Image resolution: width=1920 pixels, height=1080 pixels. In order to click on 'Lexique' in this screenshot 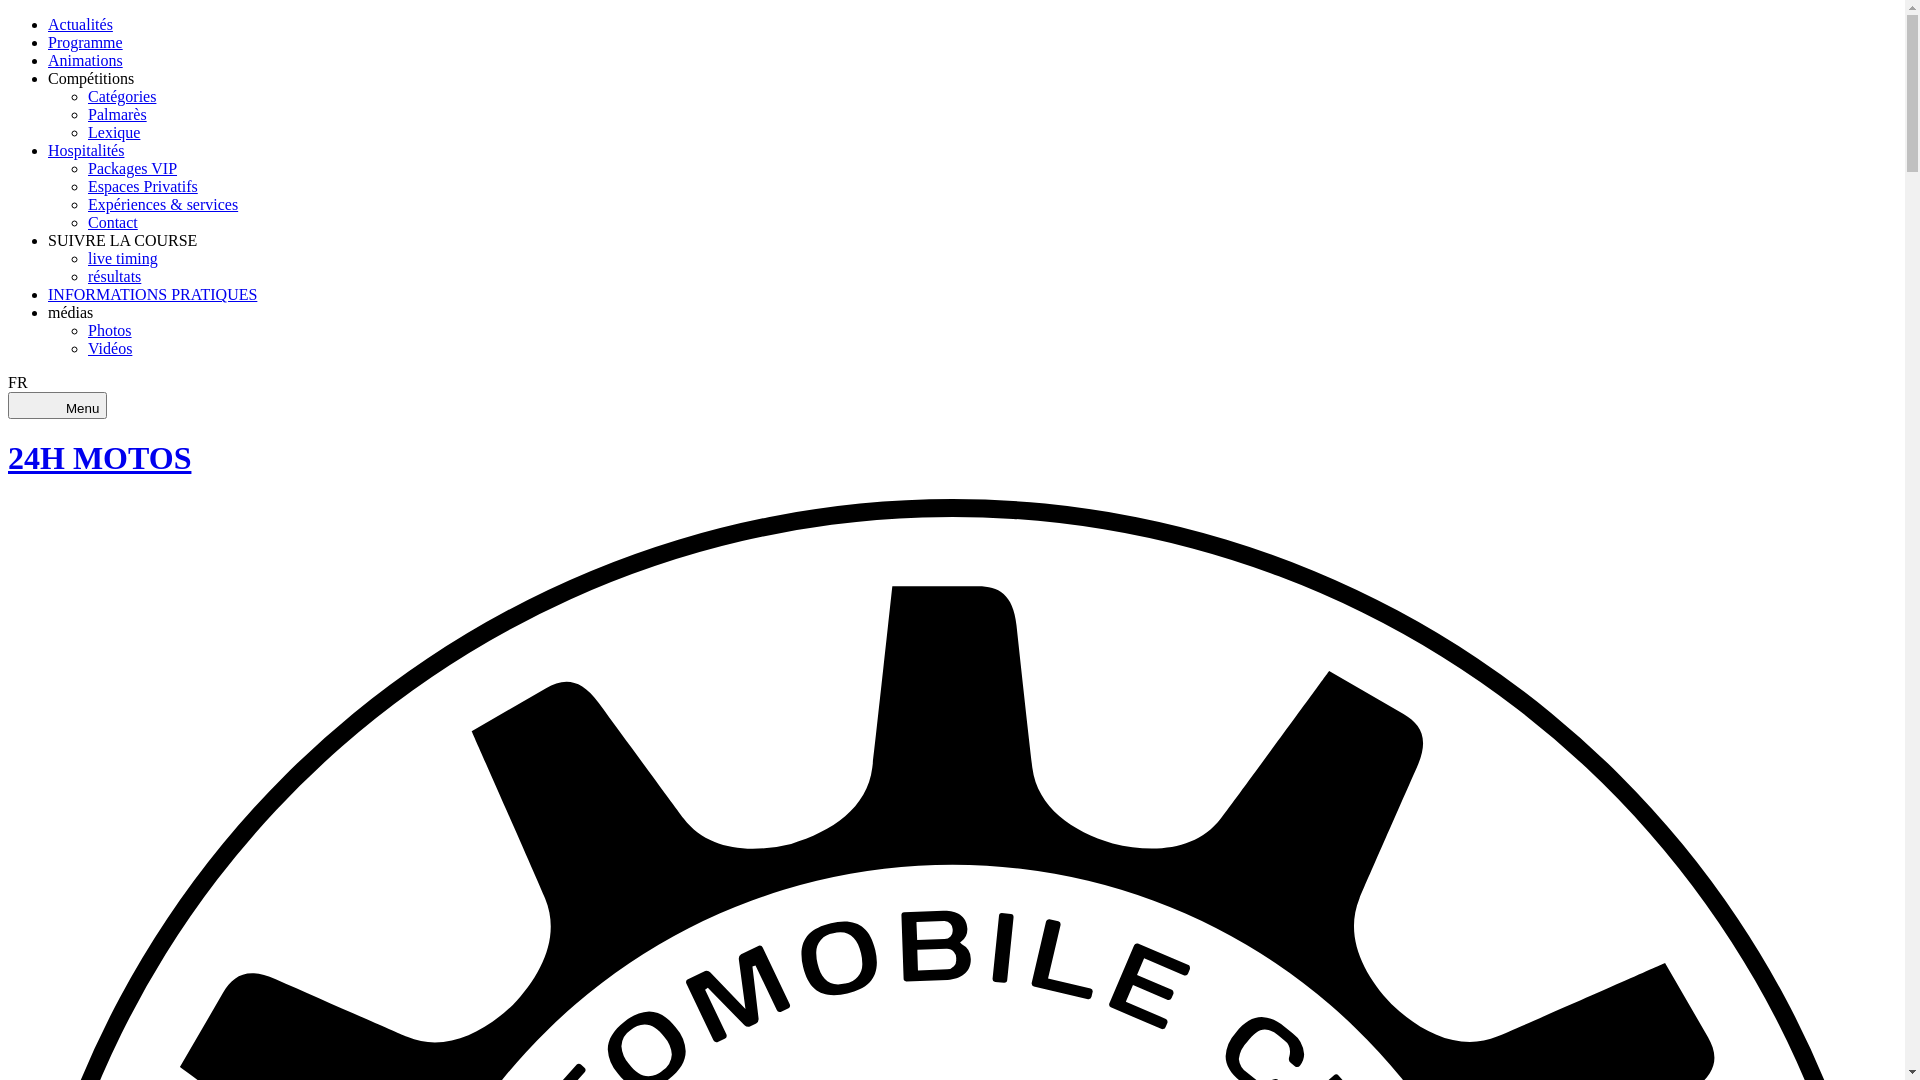, I will do `click(113, 132)`.